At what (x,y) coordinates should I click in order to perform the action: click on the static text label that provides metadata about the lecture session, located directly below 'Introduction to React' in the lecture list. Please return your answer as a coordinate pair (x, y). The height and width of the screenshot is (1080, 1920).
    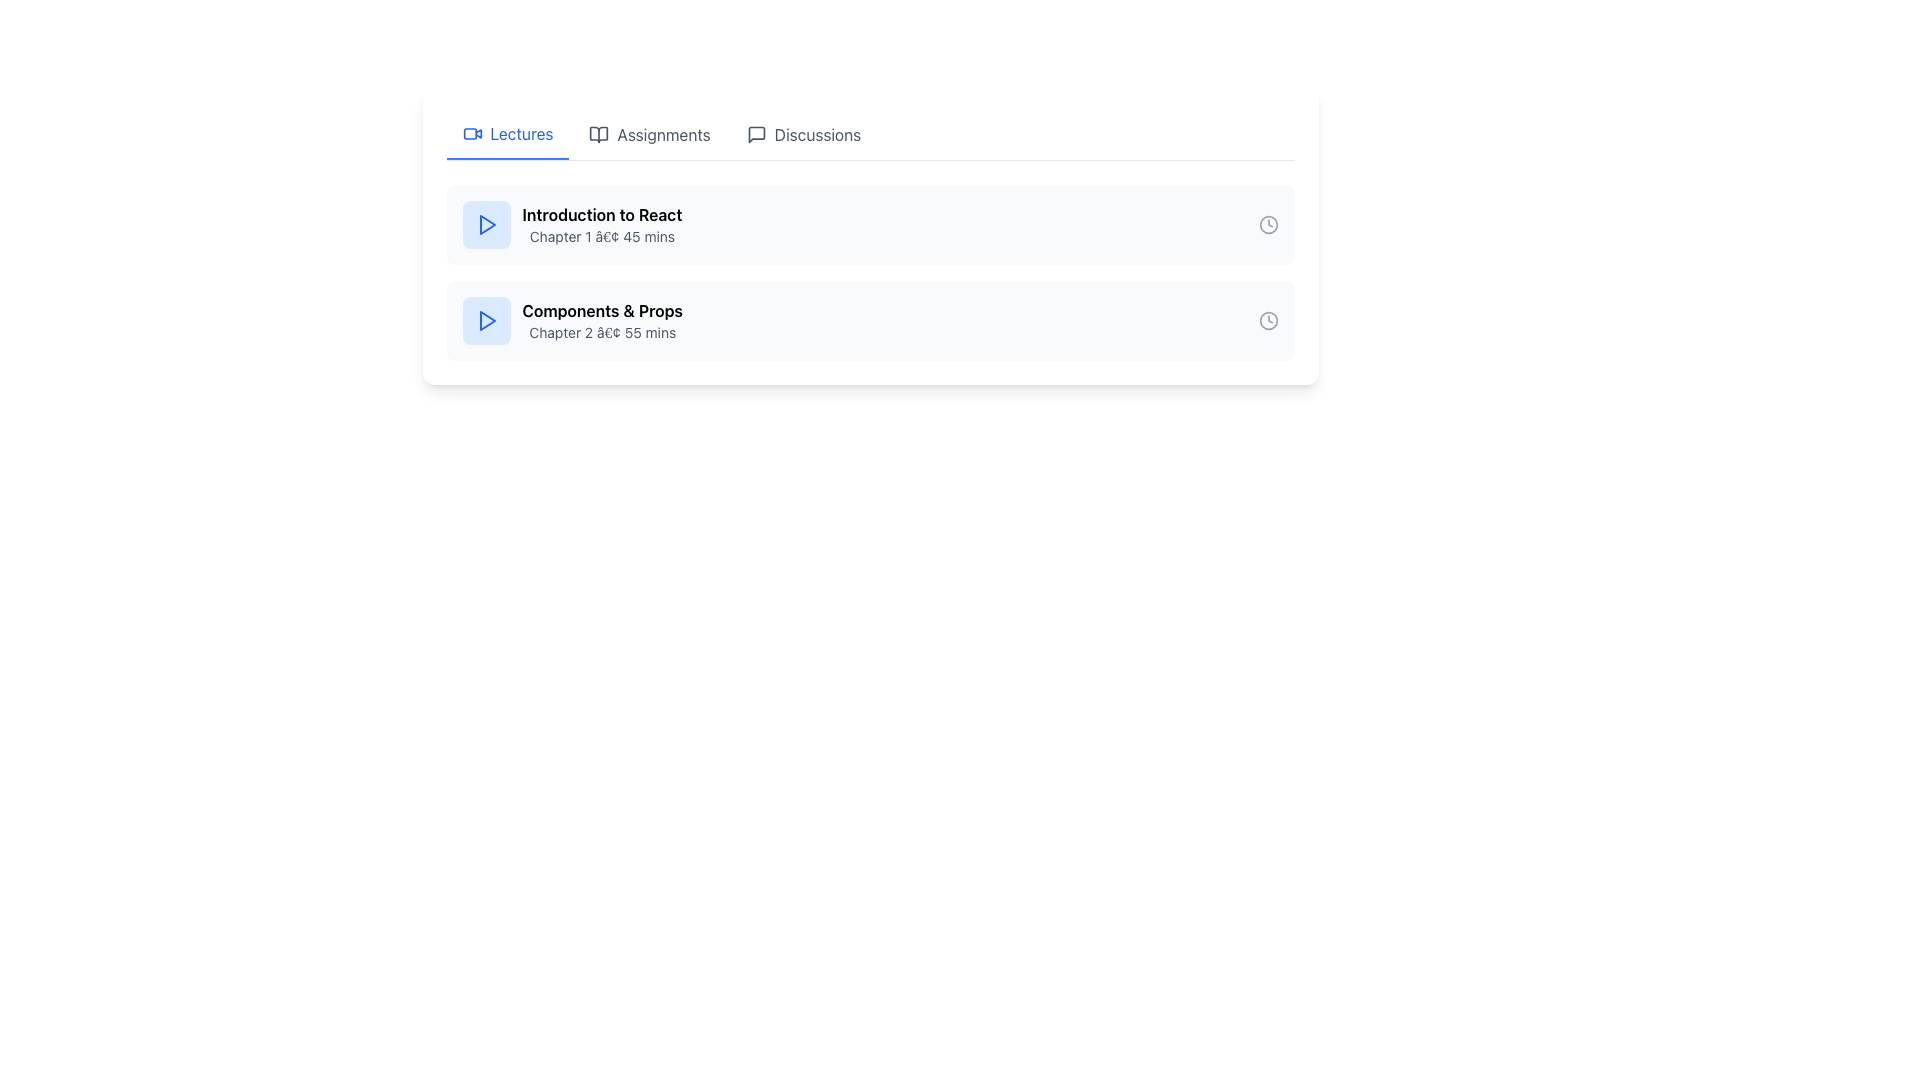
    Looking at the image, I should click on (601, 235).